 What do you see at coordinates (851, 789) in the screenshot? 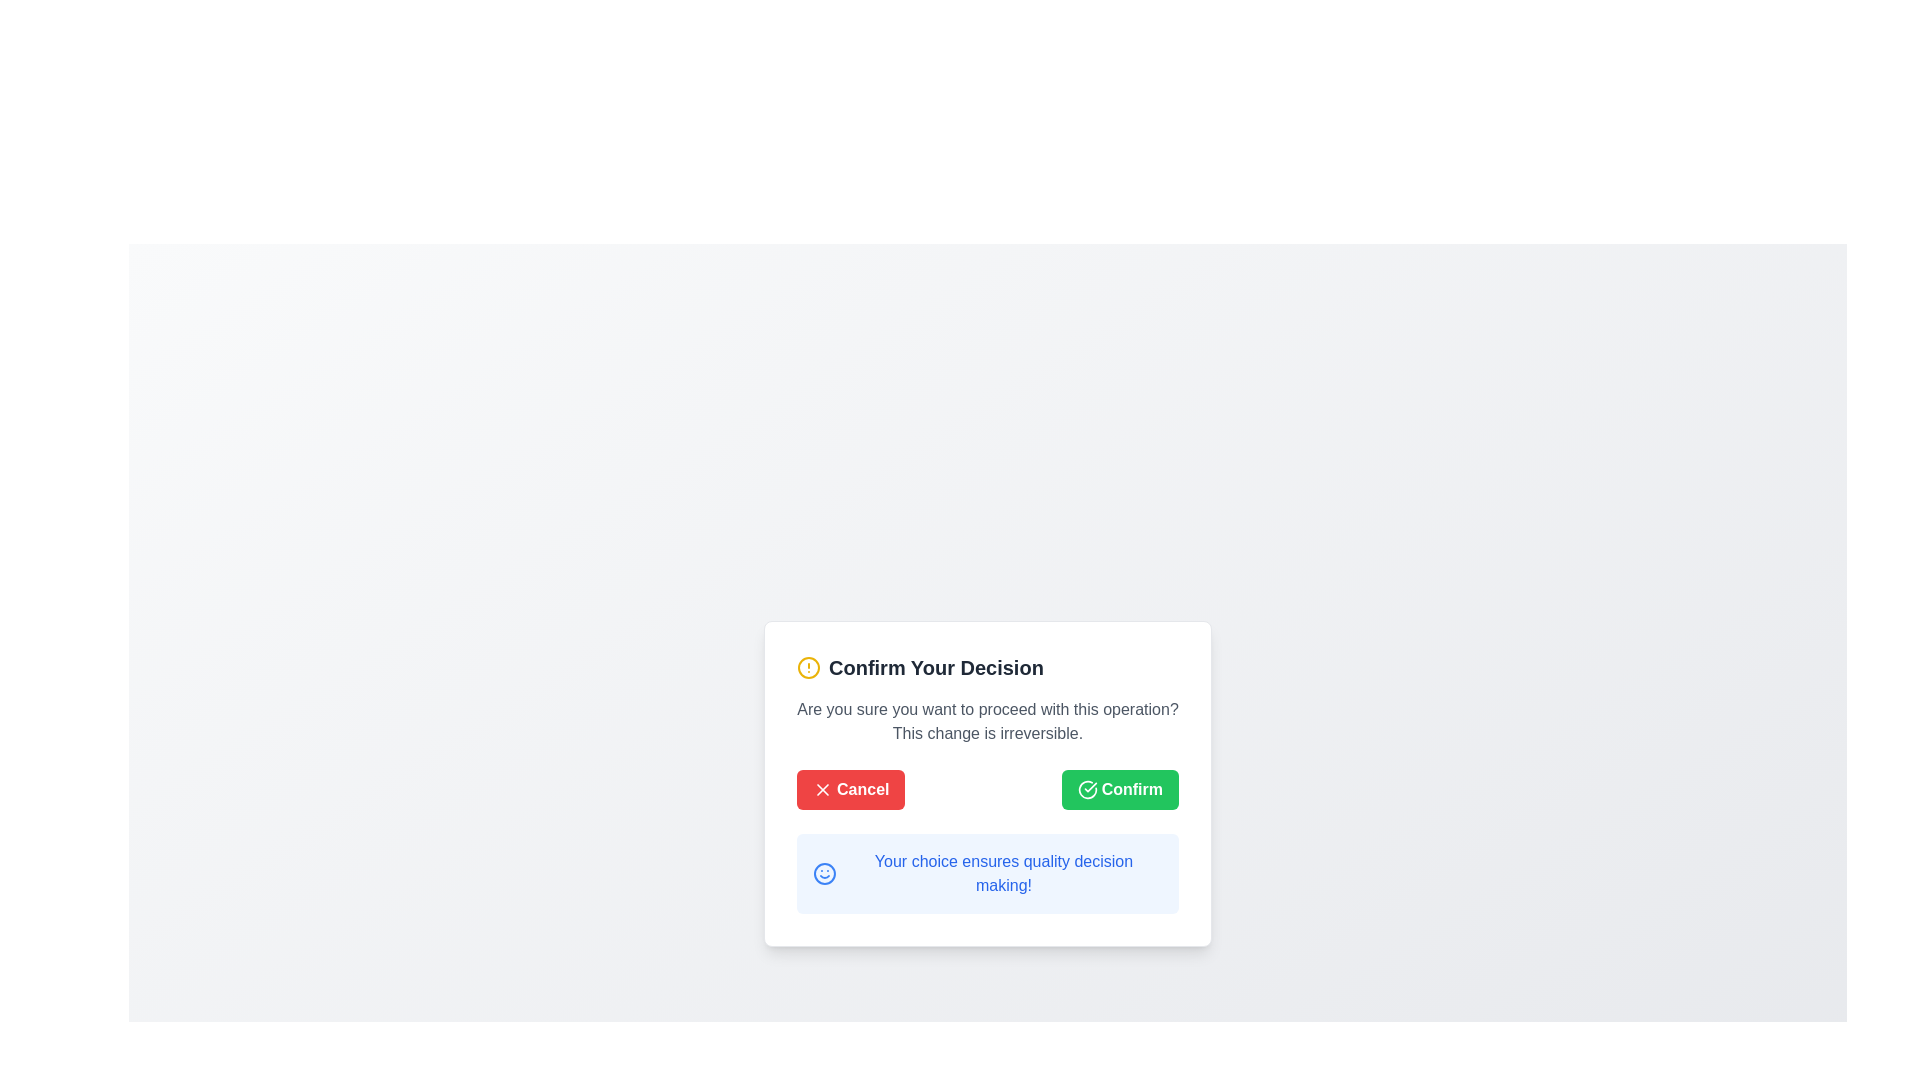
I see `the leftmost button labeled 'Cancel' with a red background and rounded corners` at bounding box center [851, 789].